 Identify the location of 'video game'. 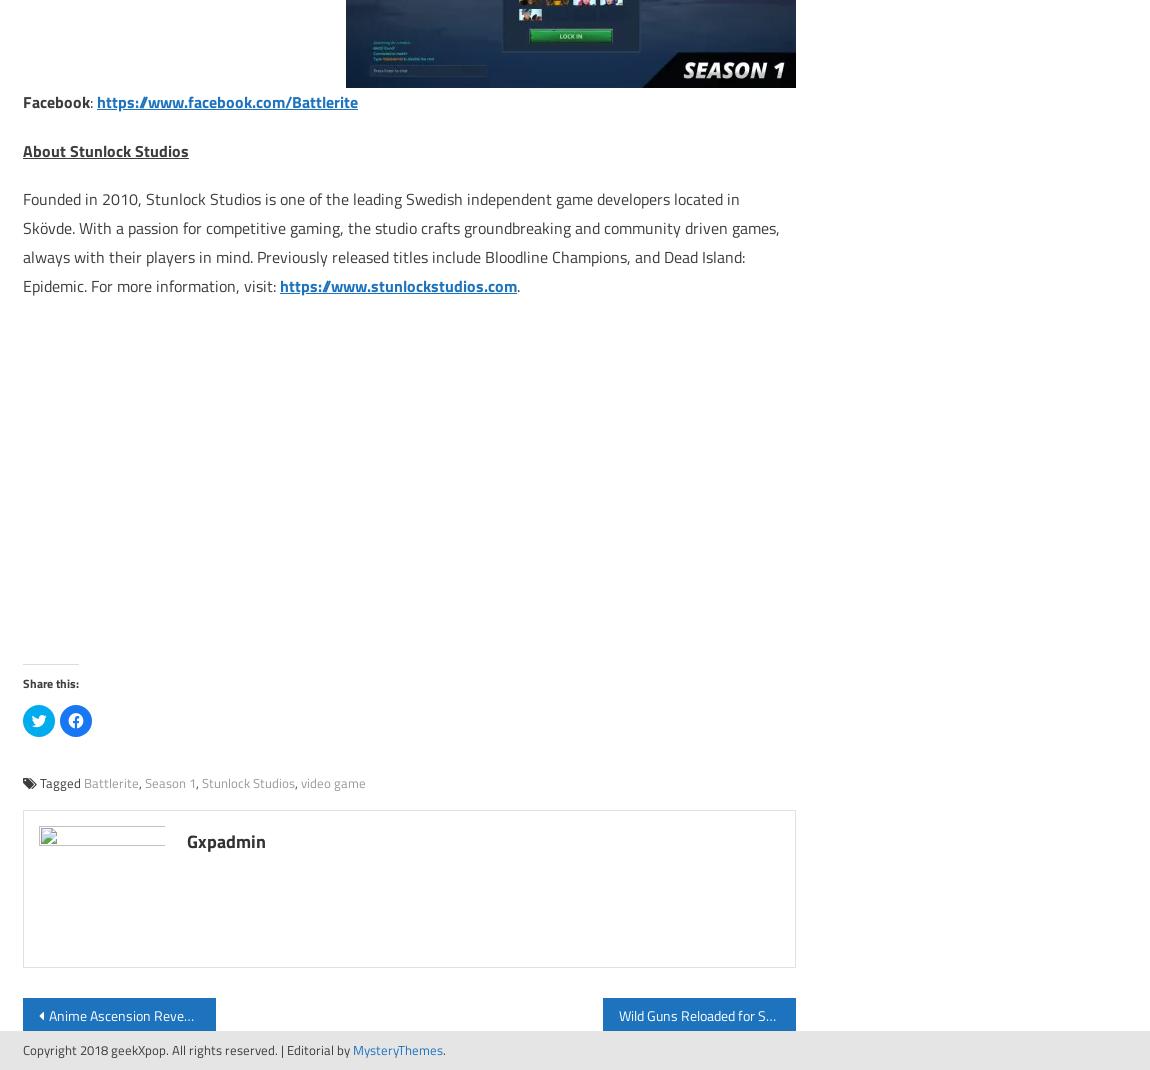
(333, 780).